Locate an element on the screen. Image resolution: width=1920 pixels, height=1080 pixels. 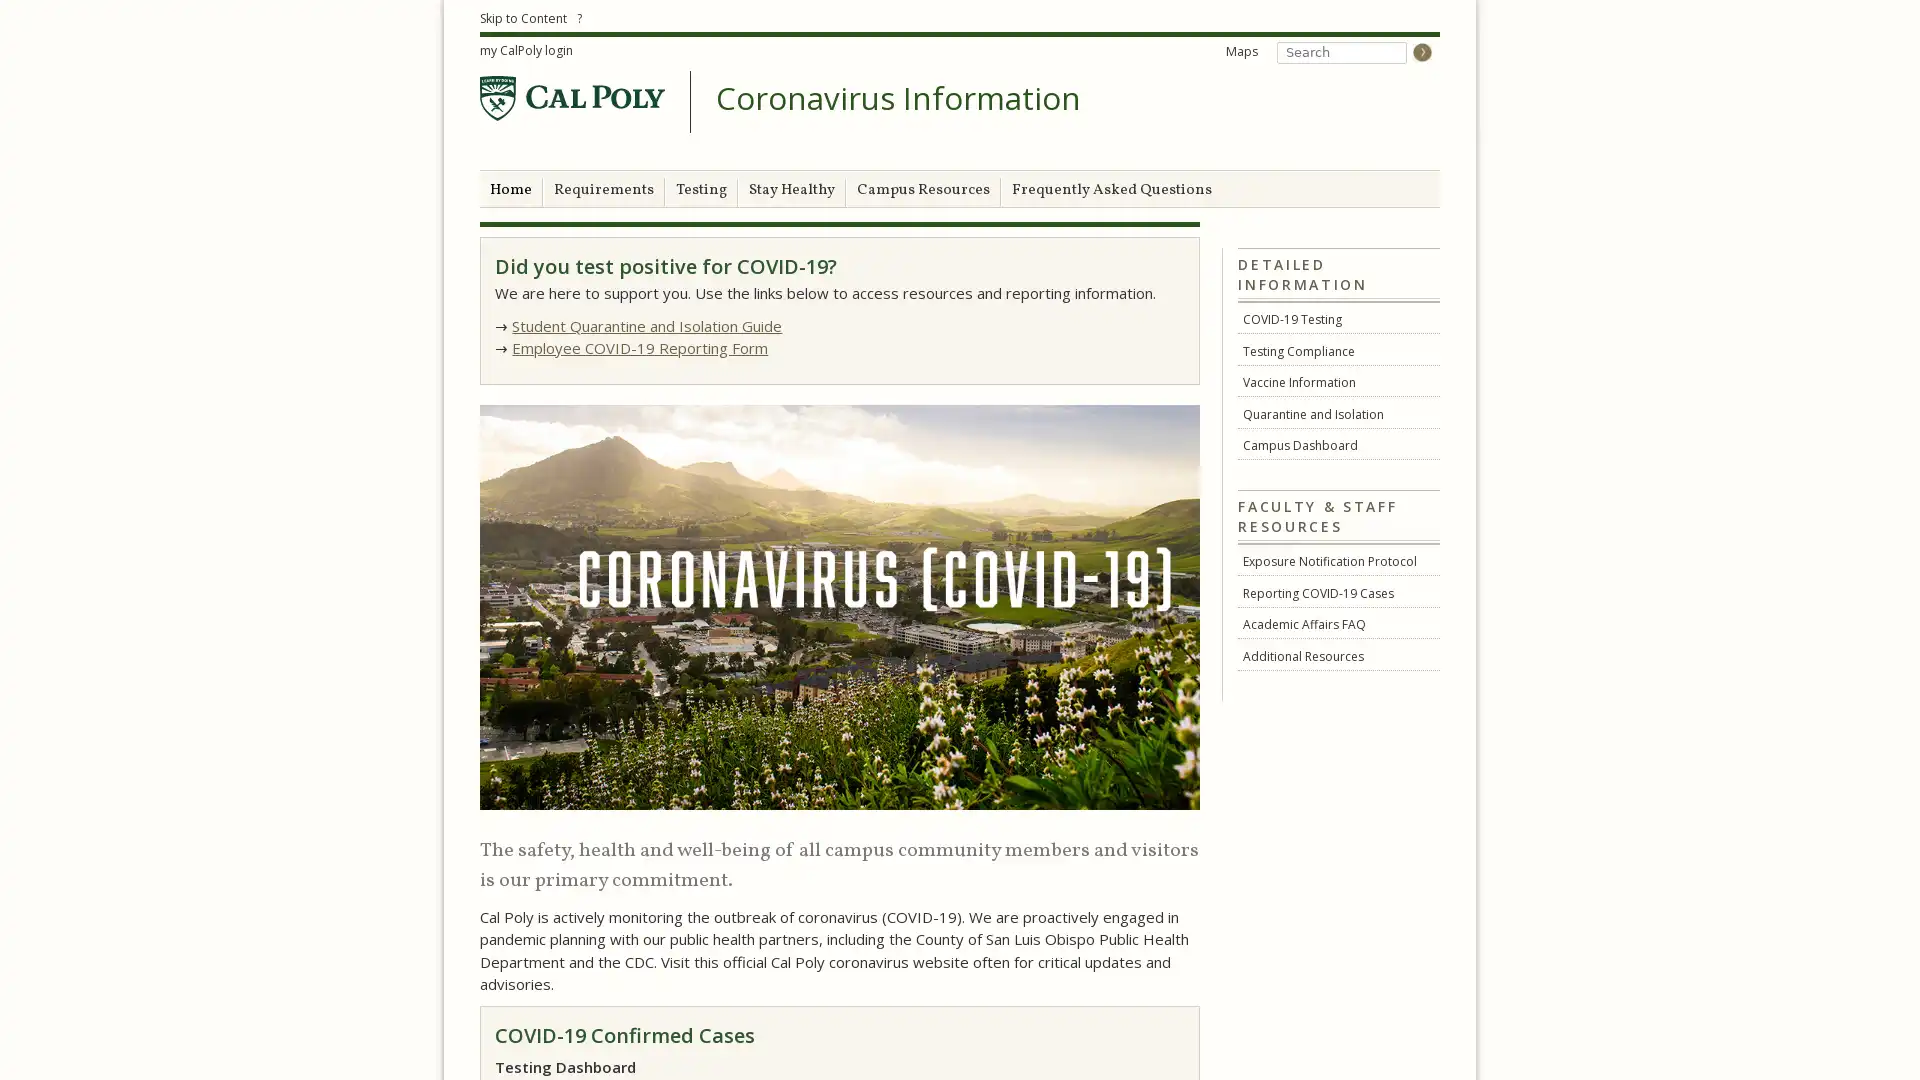
Go is located at coordinates (1421, 51).